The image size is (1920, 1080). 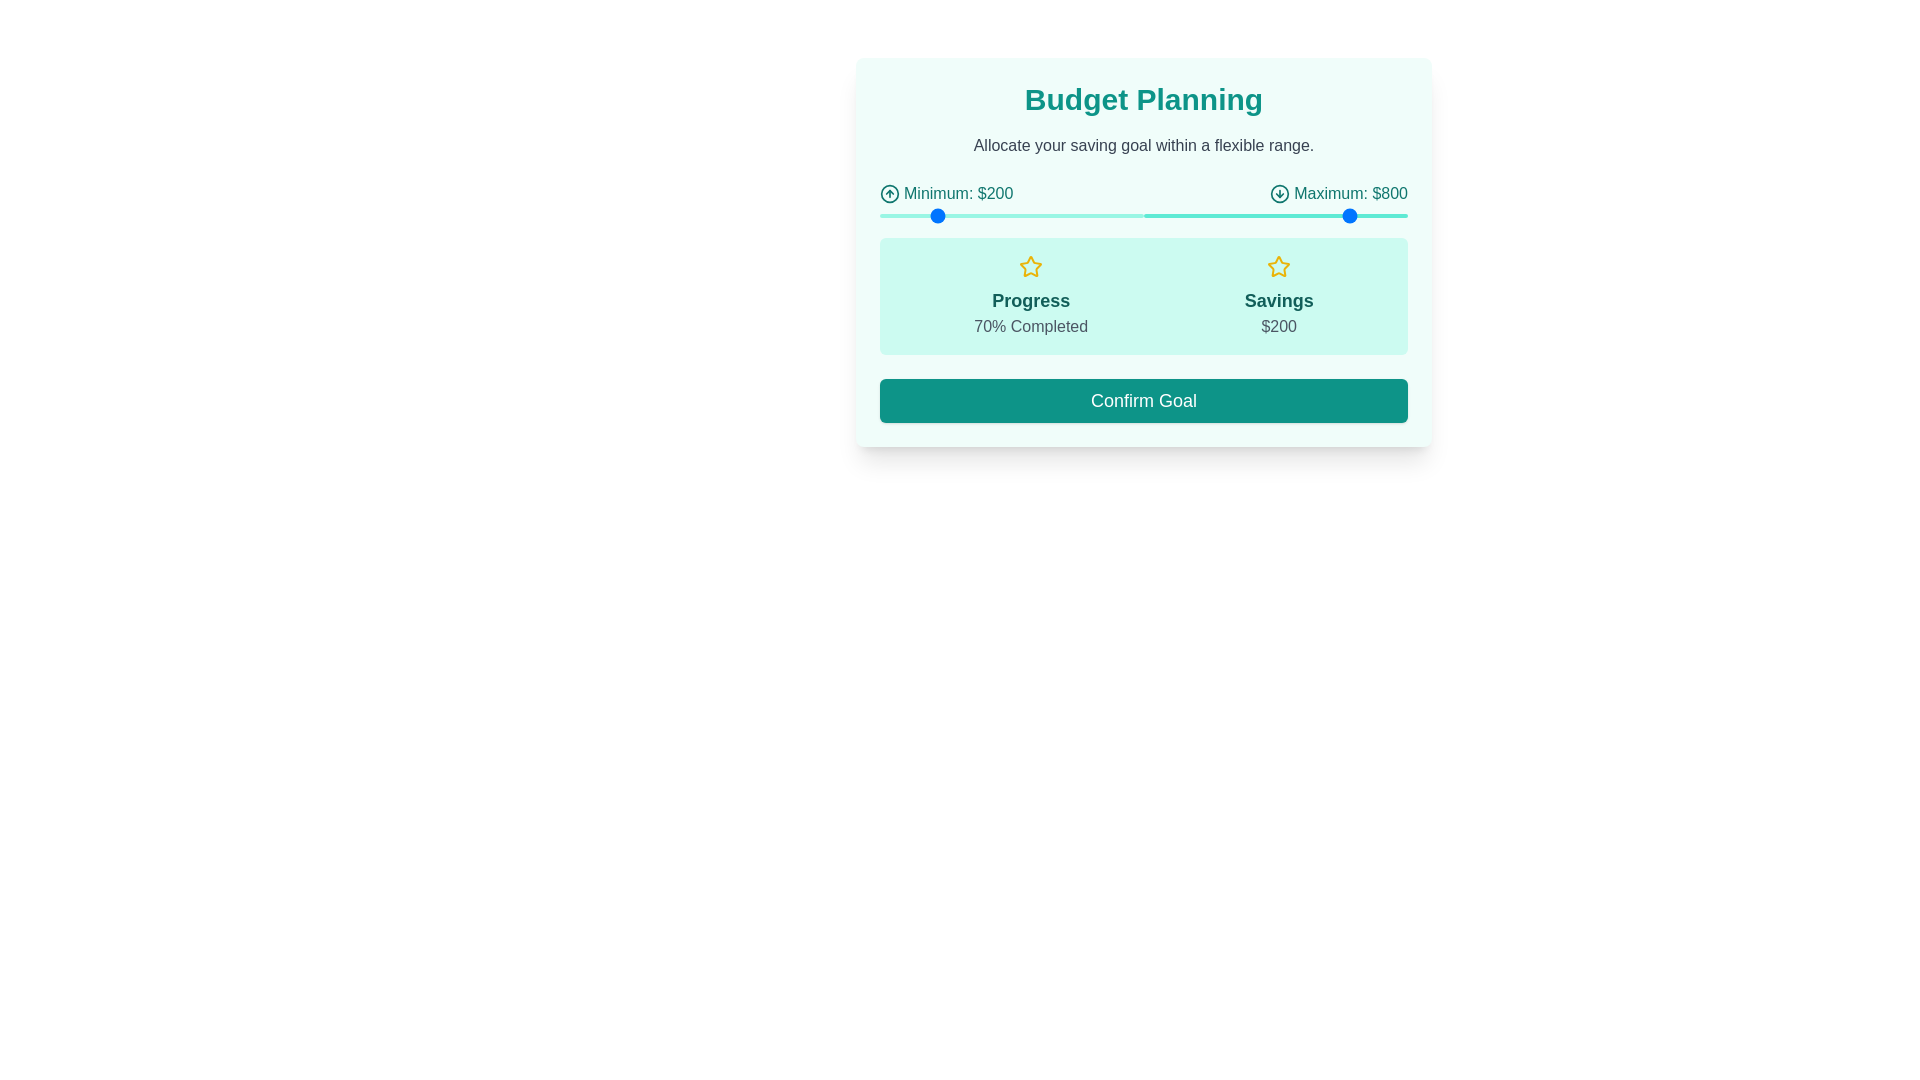 I want to click on the progress status text label displaying '70% completion', located beneath the 'Progress' label in the 'Budget Planning' card, so click(x=1031, y=325).